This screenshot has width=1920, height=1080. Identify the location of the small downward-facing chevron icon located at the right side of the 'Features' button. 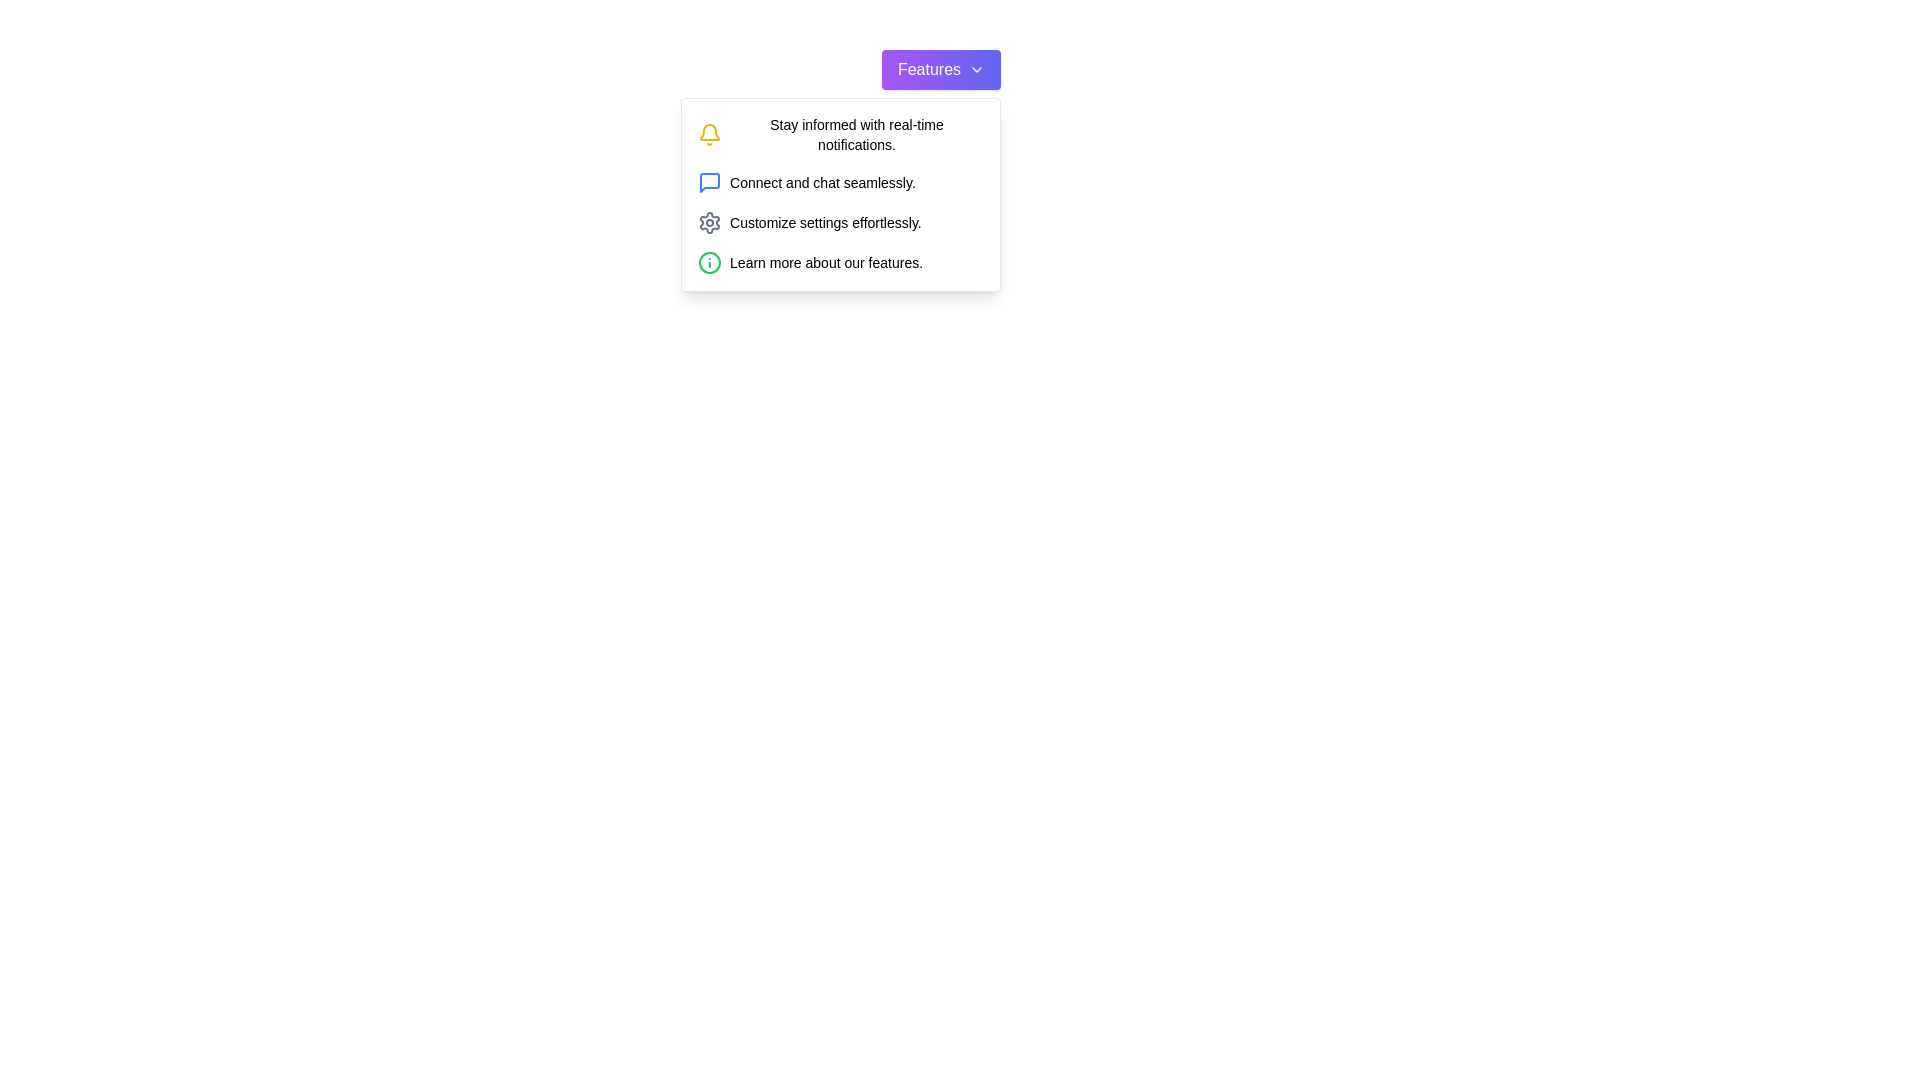
(977, 68).